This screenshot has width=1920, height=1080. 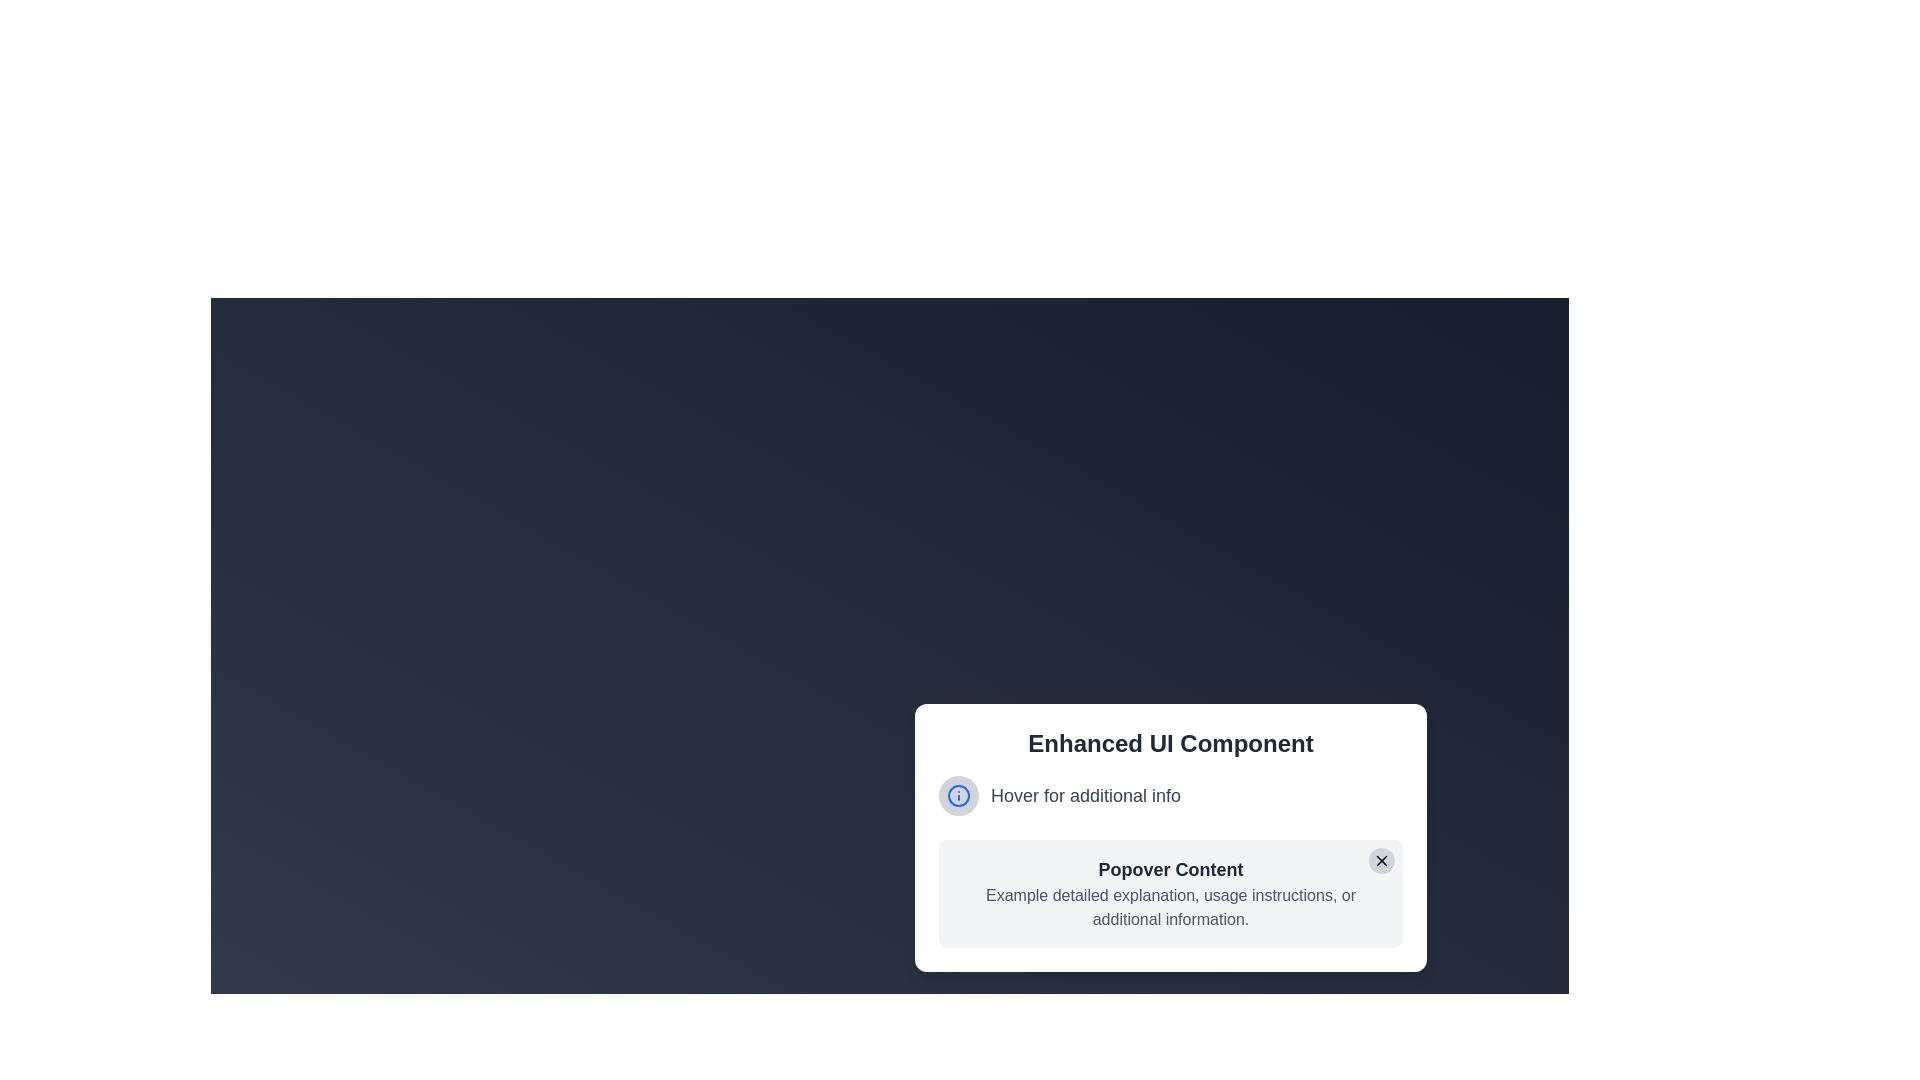 What do you see at coordinates (1171, 869) in the screenshot?
I see `the text label displaying 'Popover Content' which is styled with bold font weight and dark gray color, located in a light gray section with rounded corners` at bounding box center [1171, 869].